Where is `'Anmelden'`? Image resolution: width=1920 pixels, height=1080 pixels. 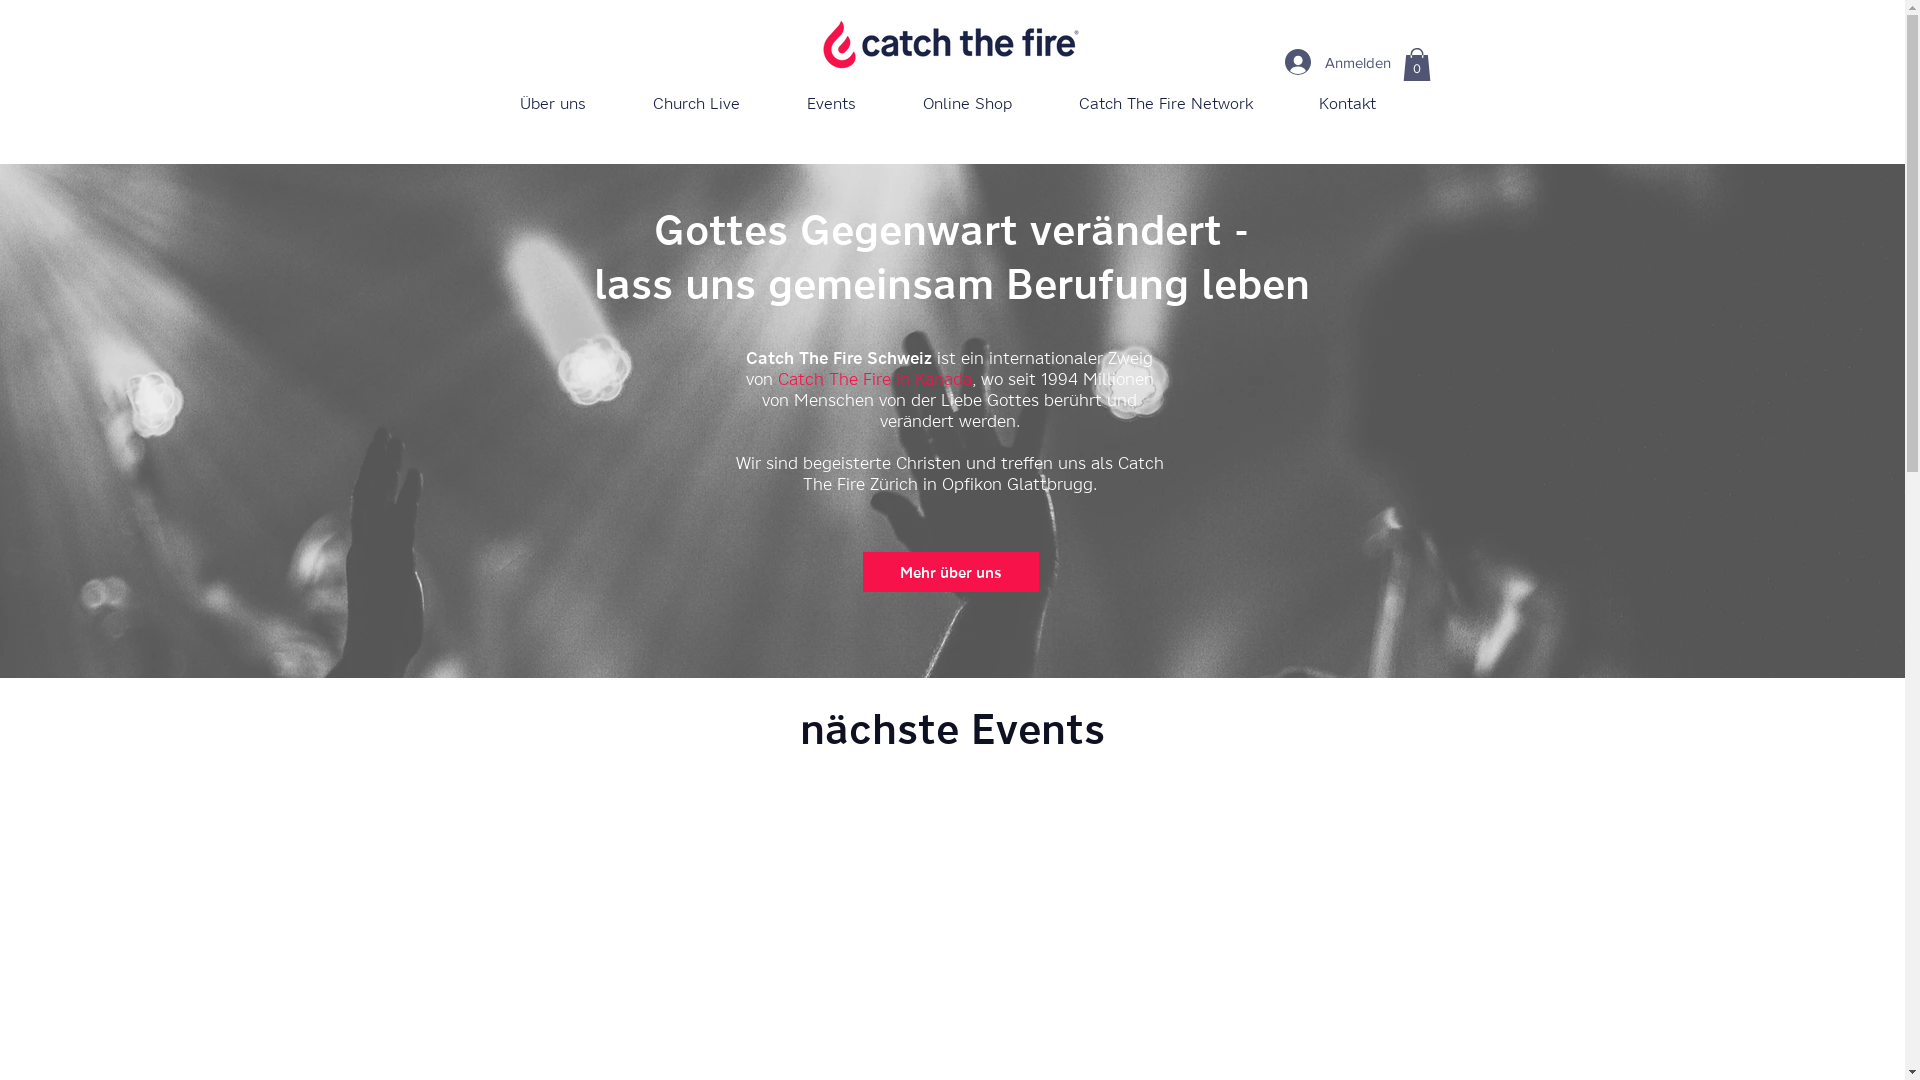 'Anmelden' is located at coordinates (1329, 60).